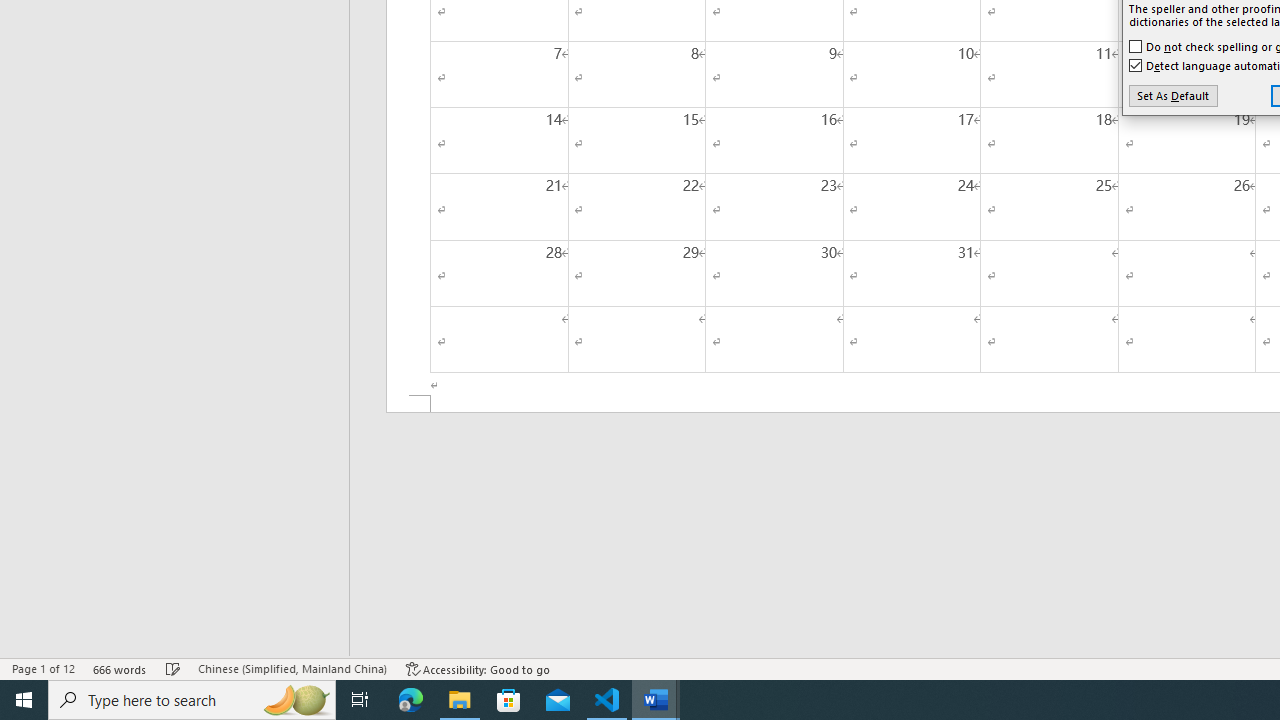 This screenshot has width=1280, height=720. What do you see at coordinates (43, 669) in the screenshot?
I see `'Page Number Page 1 of 12'` at bounding box center [43, 669].